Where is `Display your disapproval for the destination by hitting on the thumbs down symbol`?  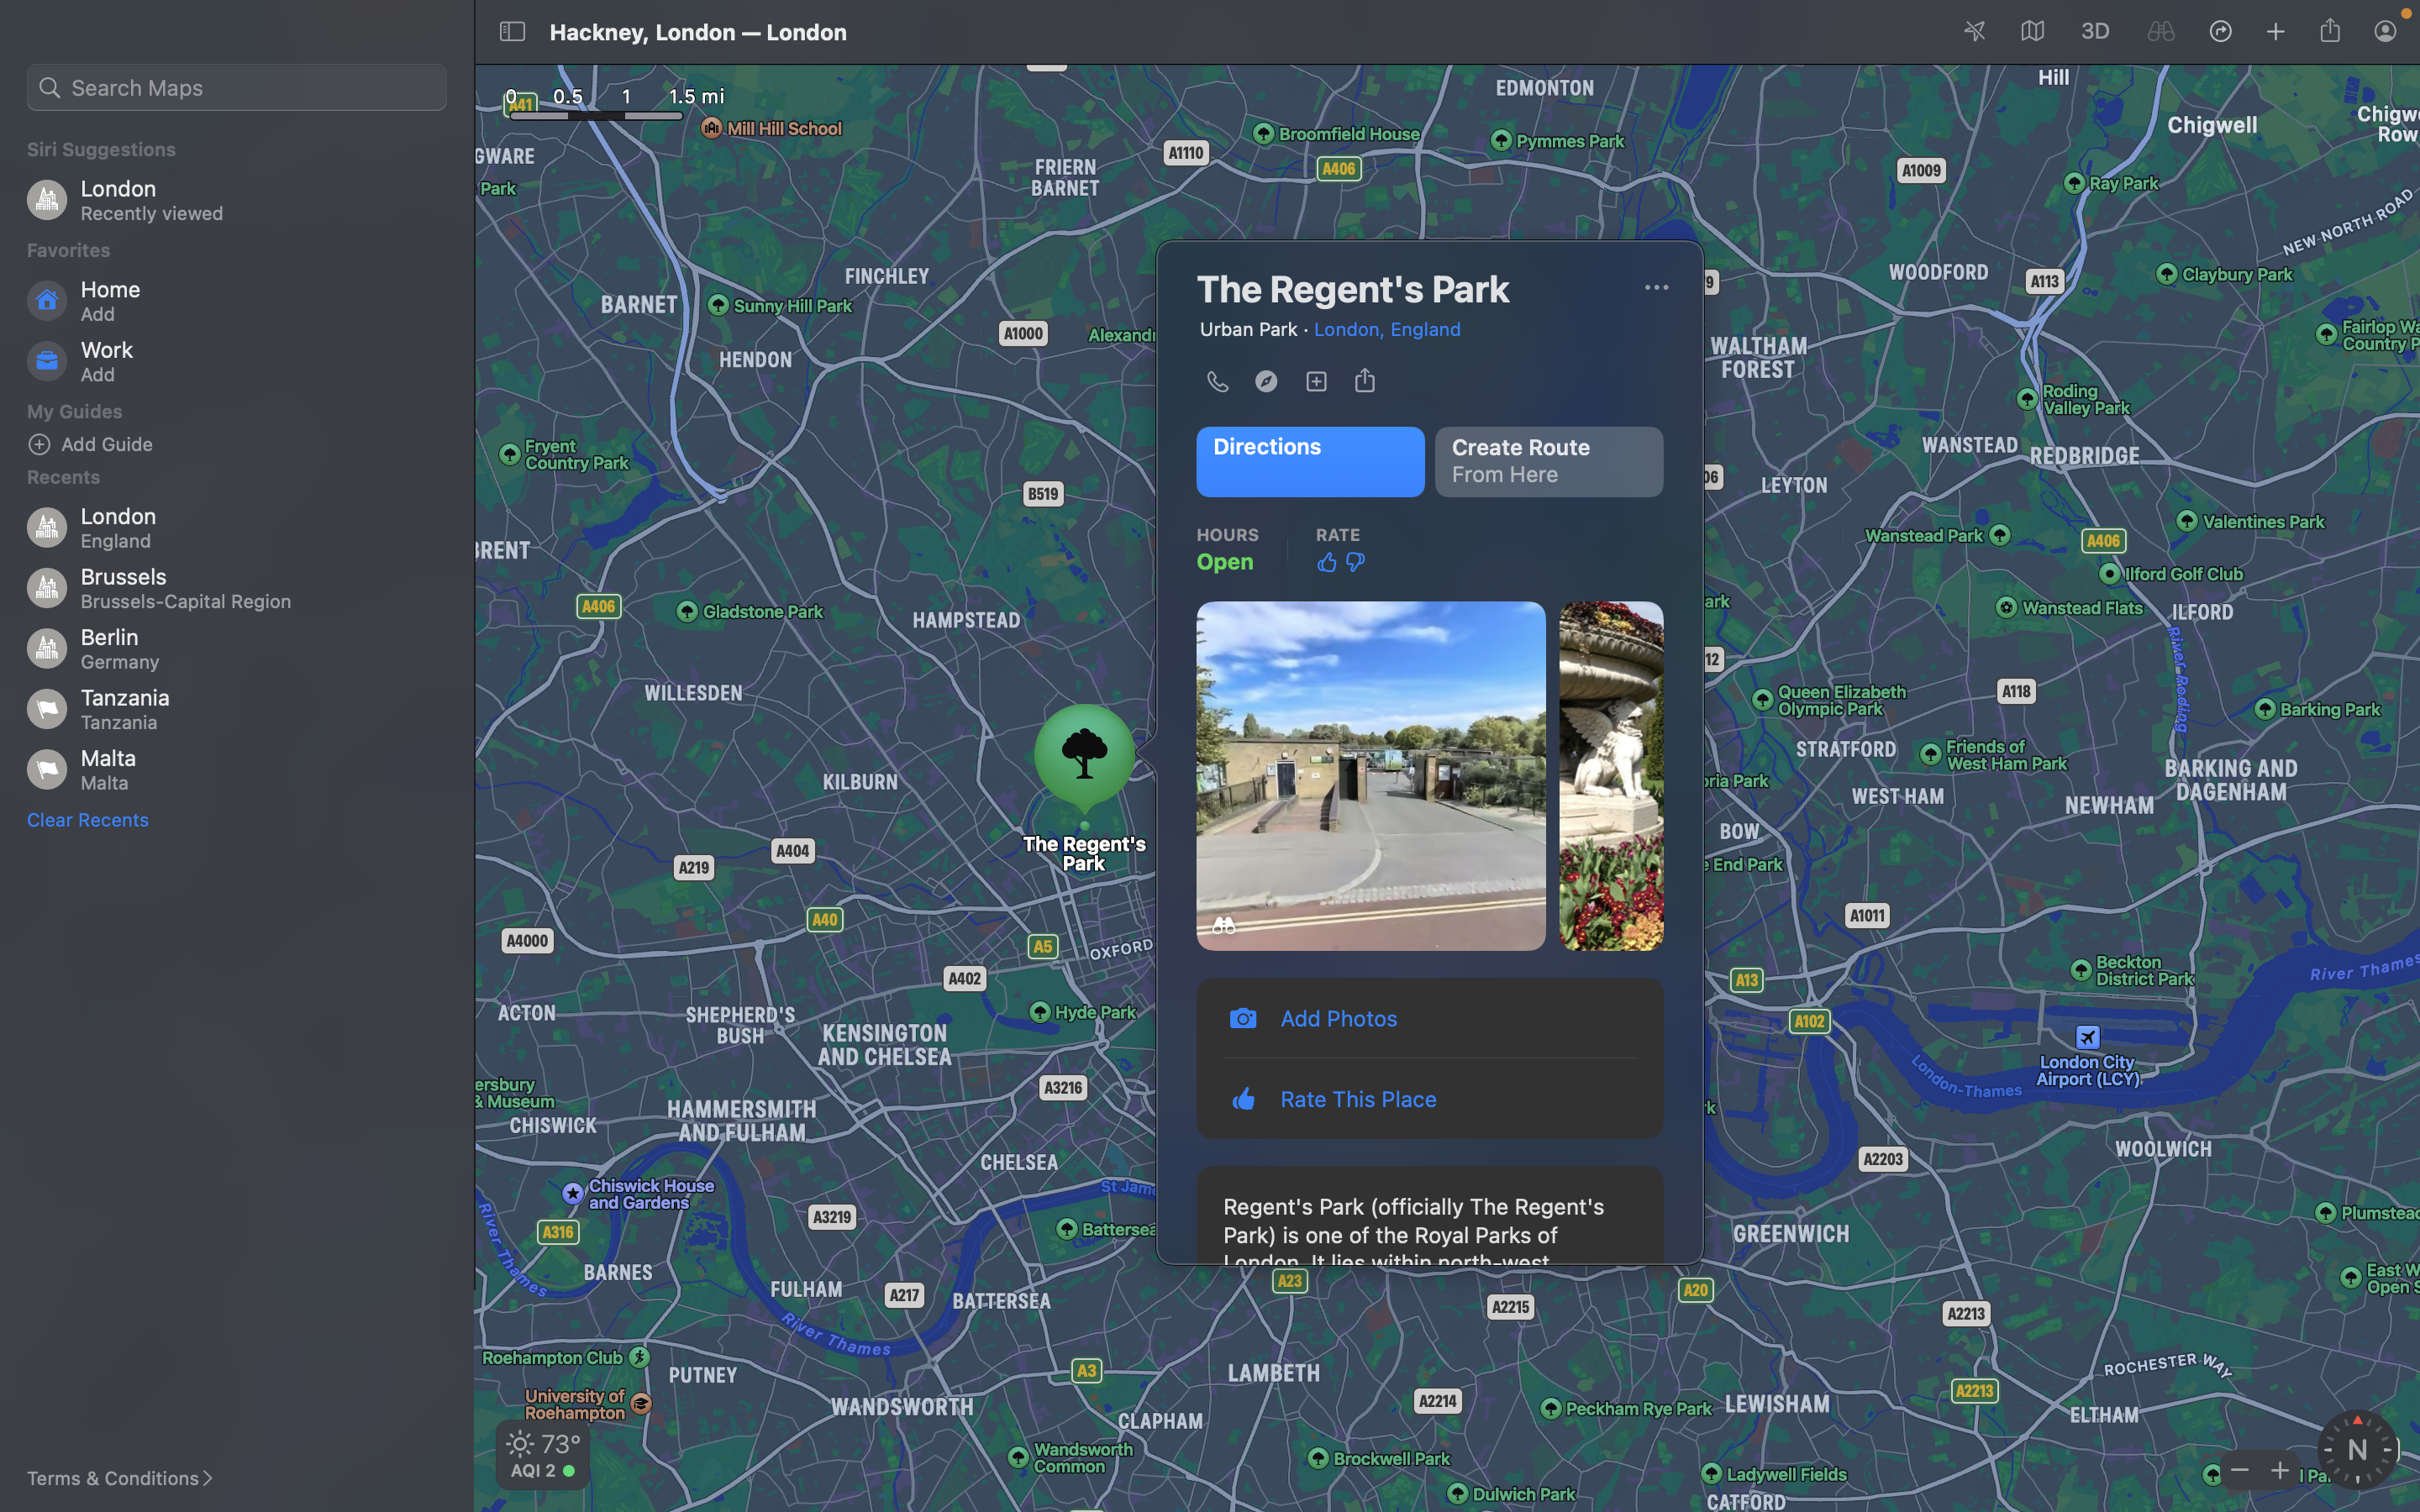
Display your disapproval for the destination by hitting on the thumbs down symbol is located at coordinates (1354, 563).